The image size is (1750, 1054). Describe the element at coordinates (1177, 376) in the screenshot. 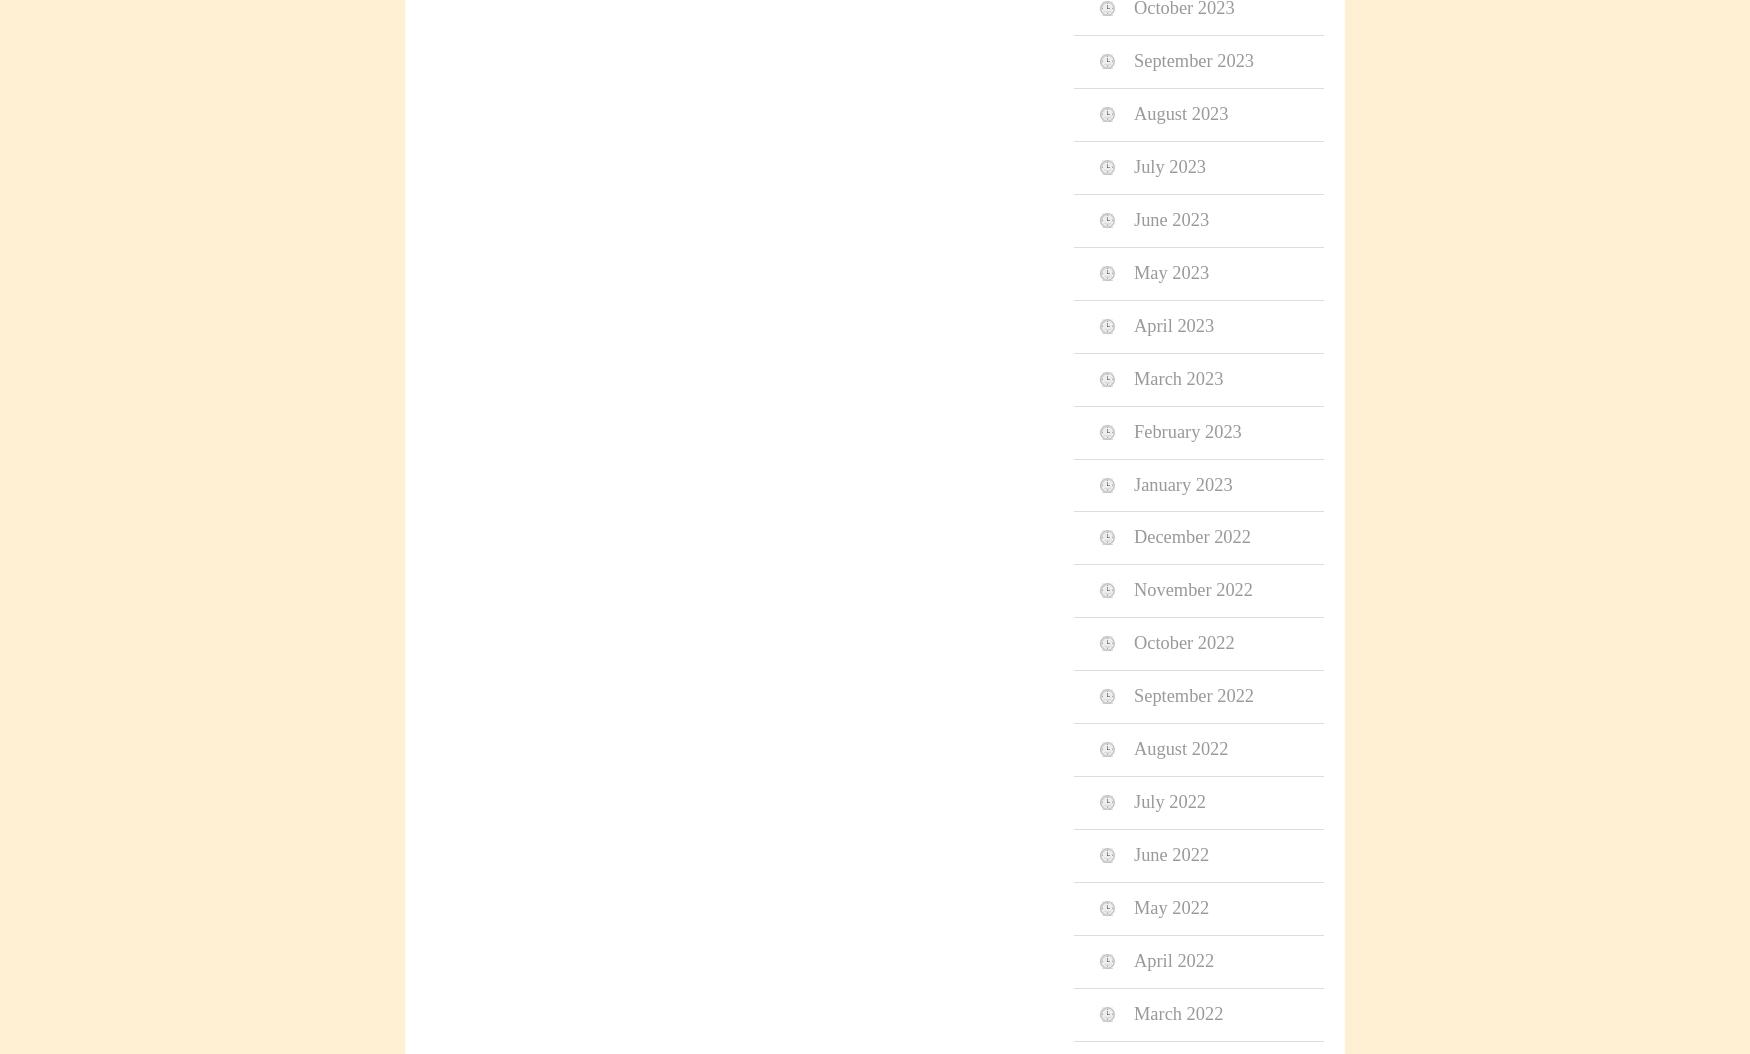

I see `'March 2023'` at that location.